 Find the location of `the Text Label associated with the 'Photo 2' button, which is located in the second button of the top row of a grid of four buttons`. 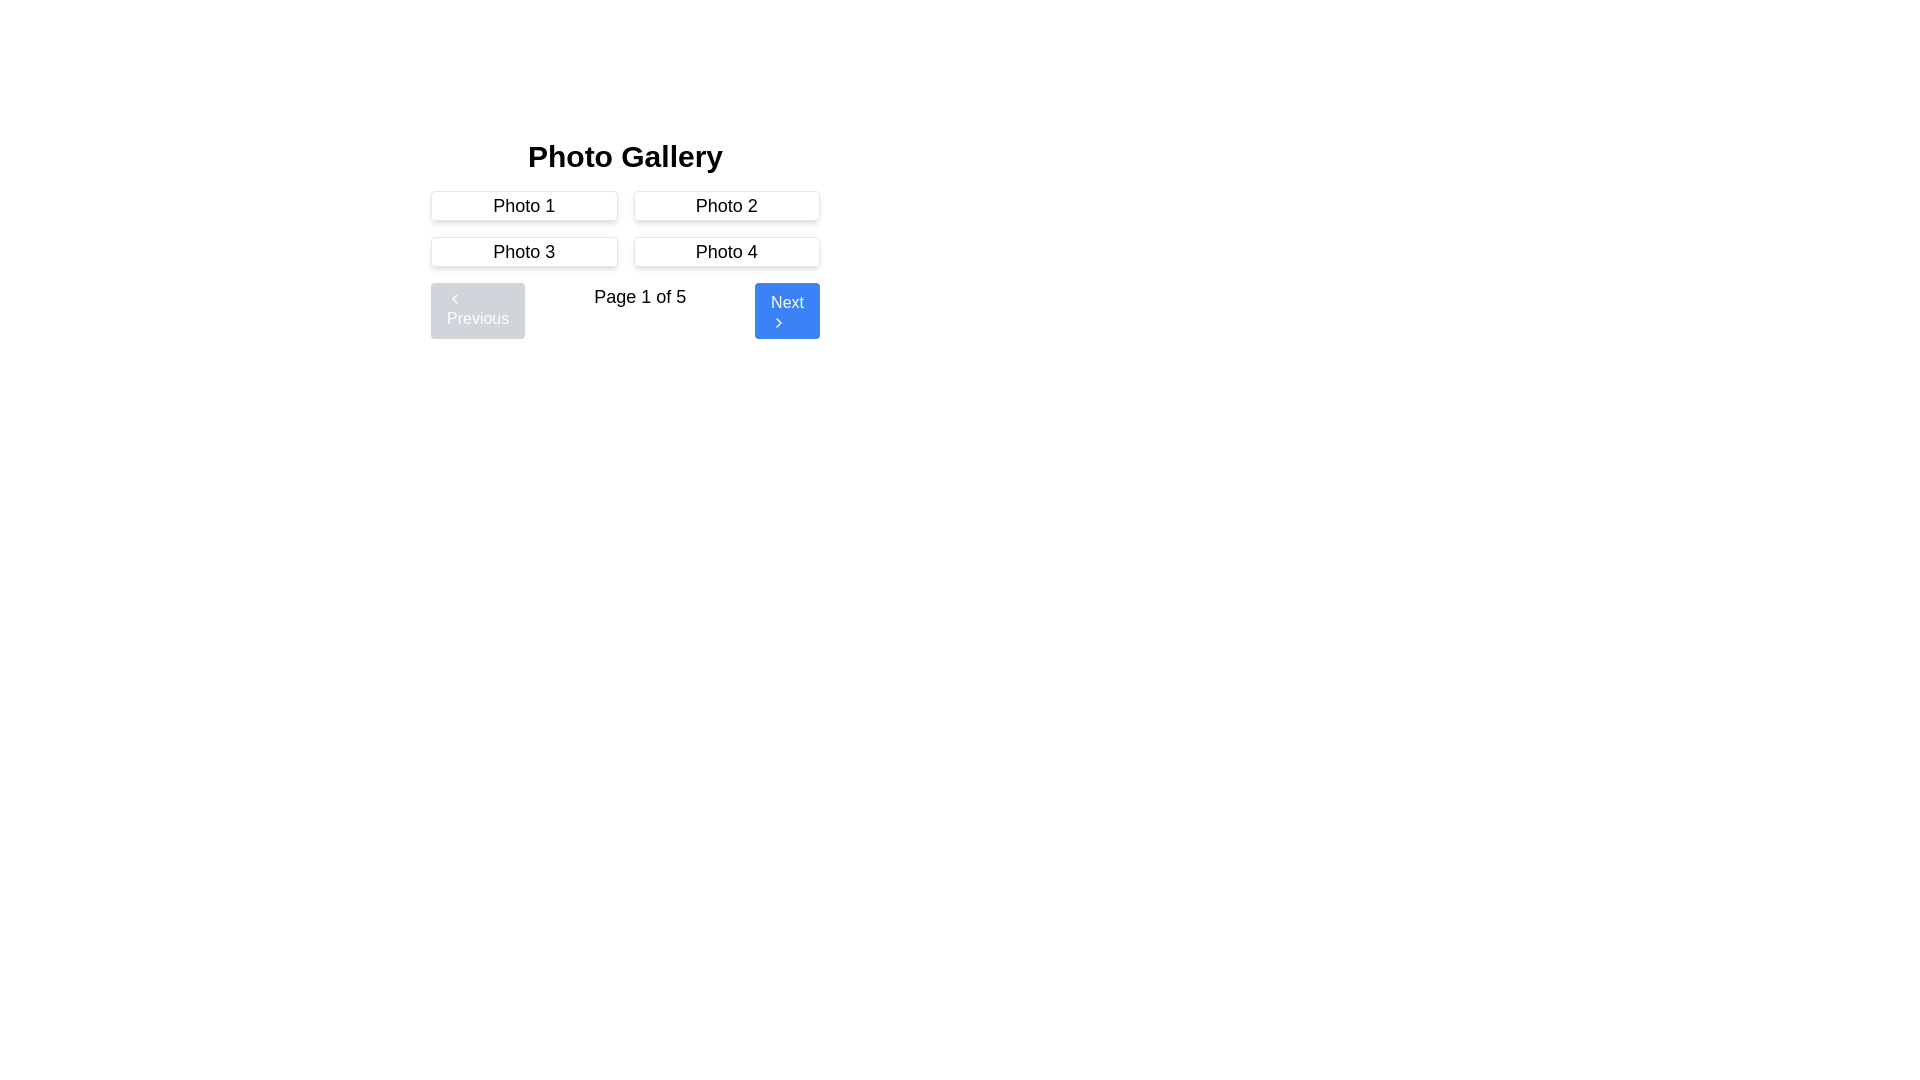

the Text Label associated with the 'Photo 2' button, which is located in the second button of the top row of a grid of four buttons is located at coordinates (725, 205).